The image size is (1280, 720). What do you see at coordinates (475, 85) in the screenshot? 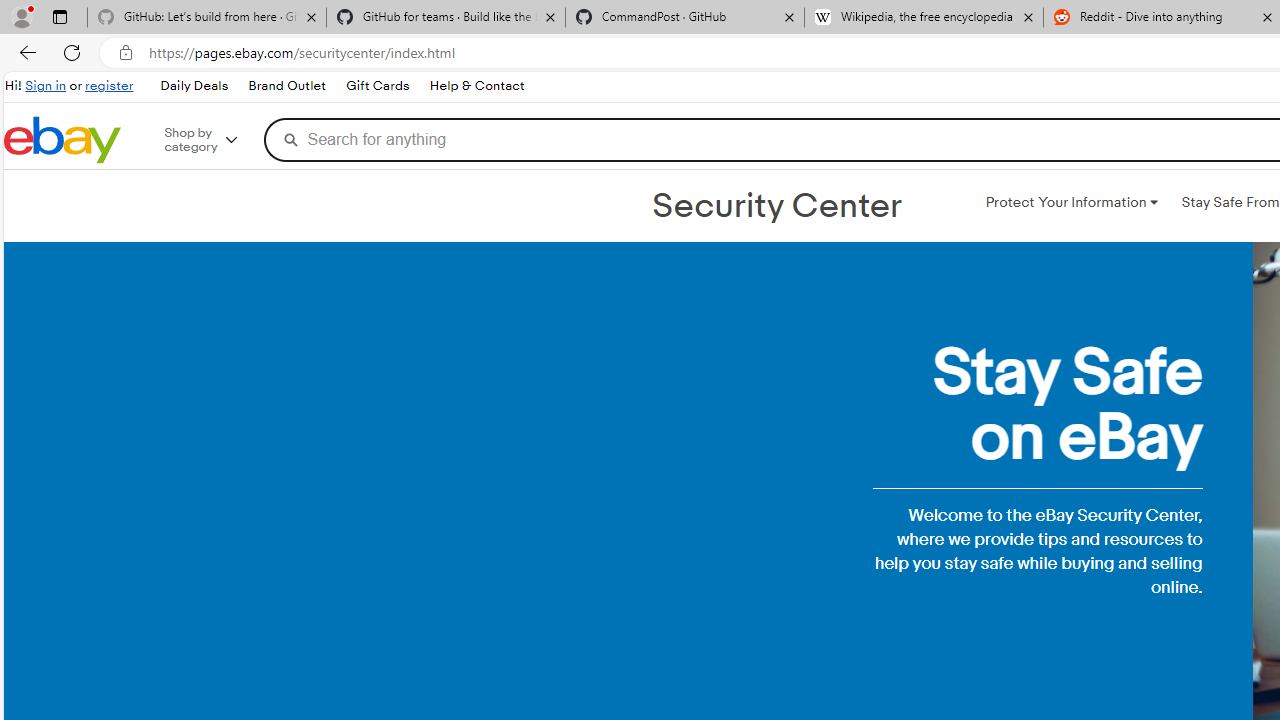
I see `'Help & Contact'` at bounding box center [475, 85].